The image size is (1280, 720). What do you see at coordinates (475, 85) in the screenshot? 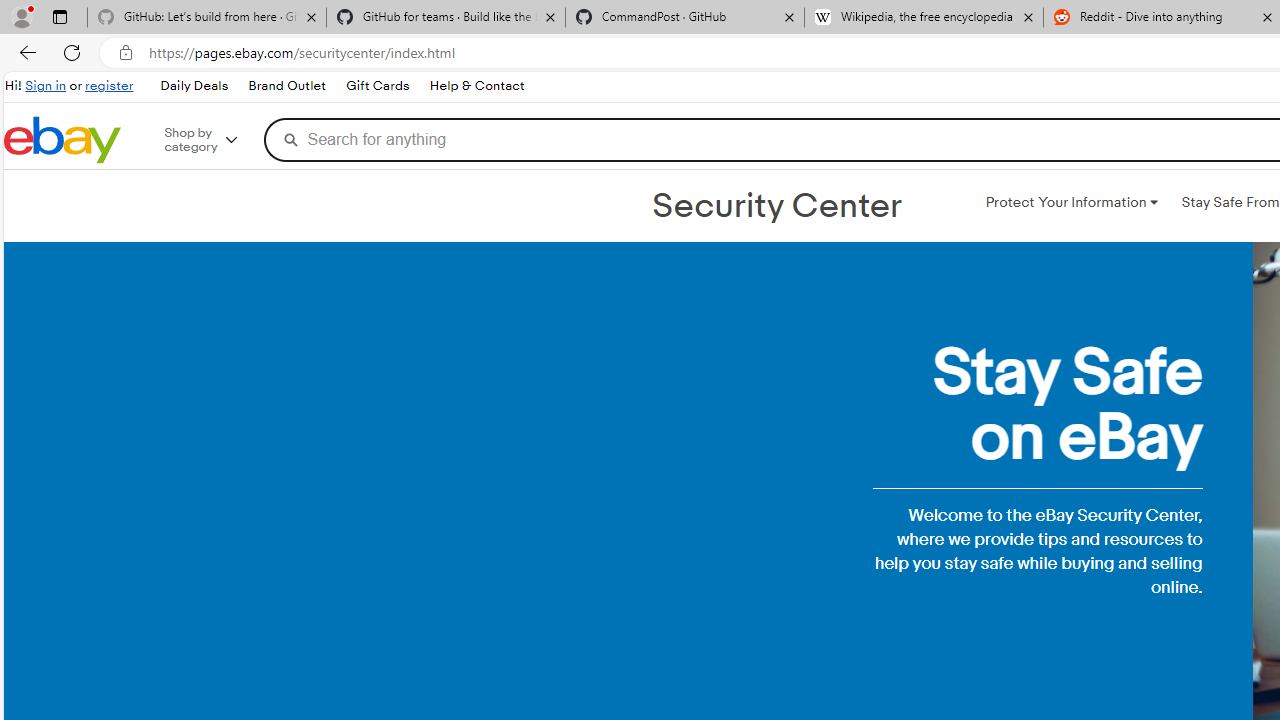
I see `'Help & Contact'` at bounding box center [475, 85].